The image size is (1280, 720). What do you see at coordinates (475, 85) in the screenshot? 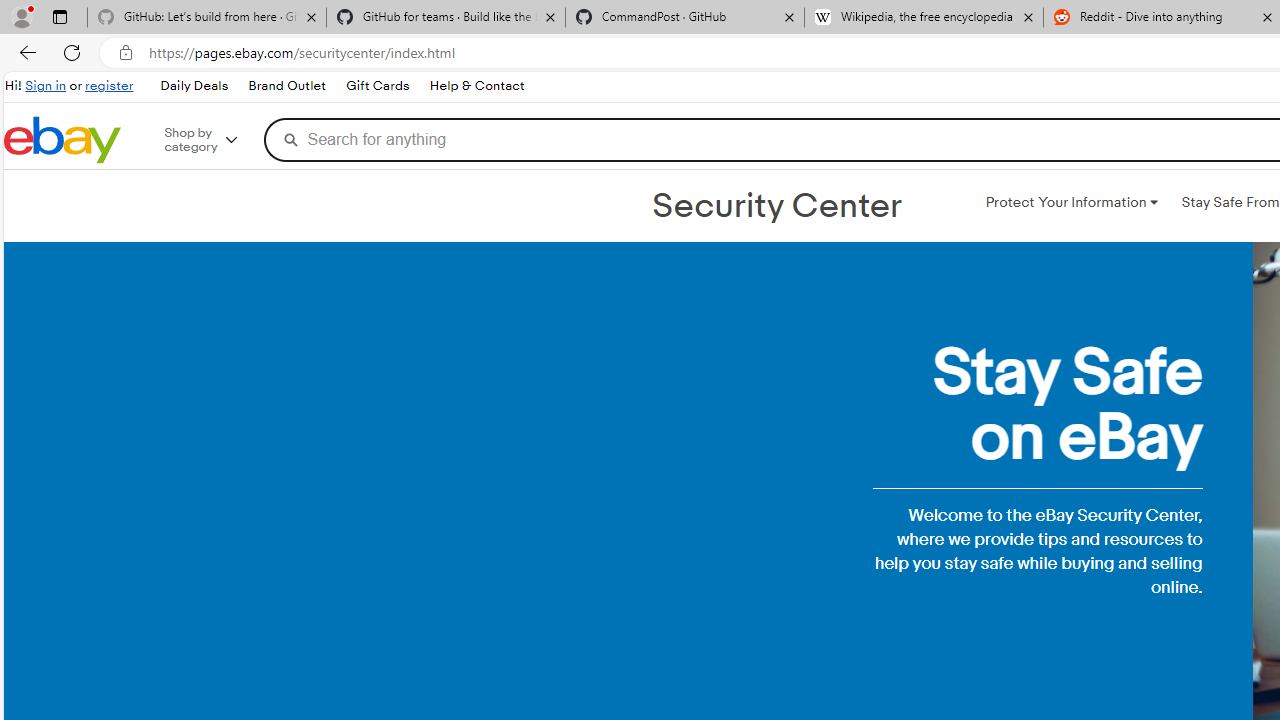
I see `'Help & Contact'` at bounding box center [475, 85].